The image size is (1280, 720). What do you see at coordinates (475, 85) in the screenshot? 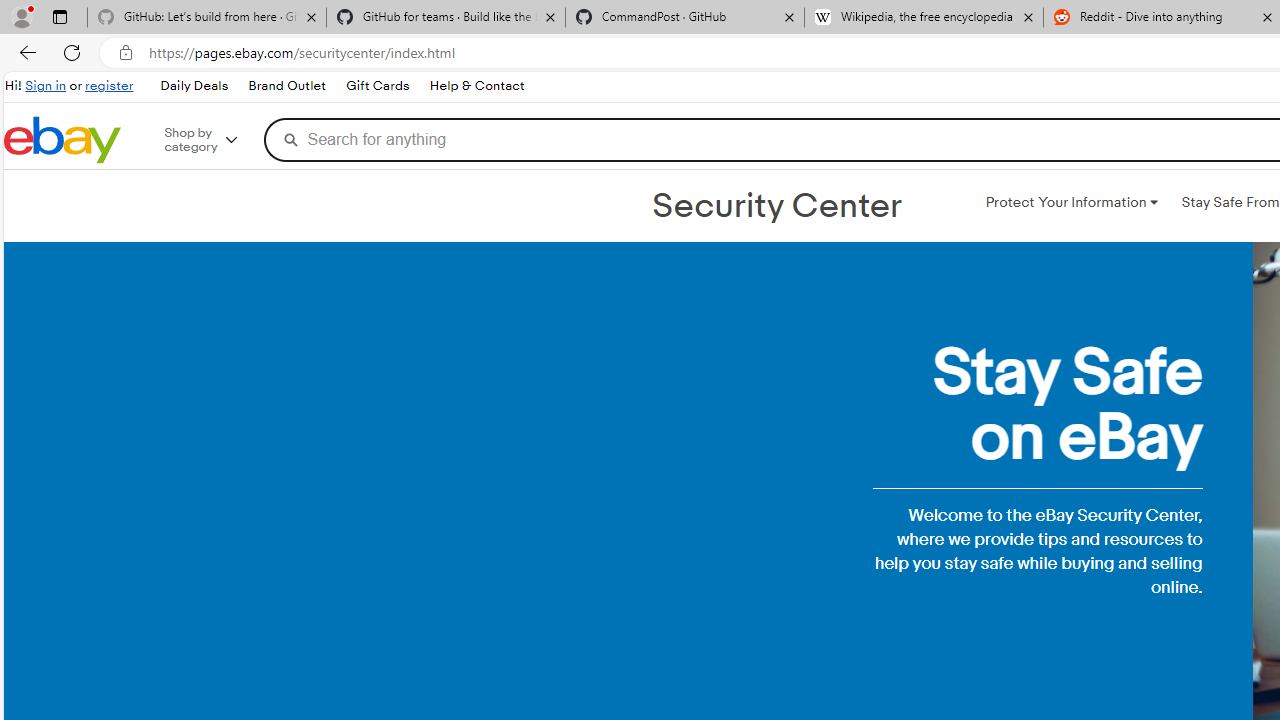
I see `'Help & Contact'` at bounding box center [475, 85].